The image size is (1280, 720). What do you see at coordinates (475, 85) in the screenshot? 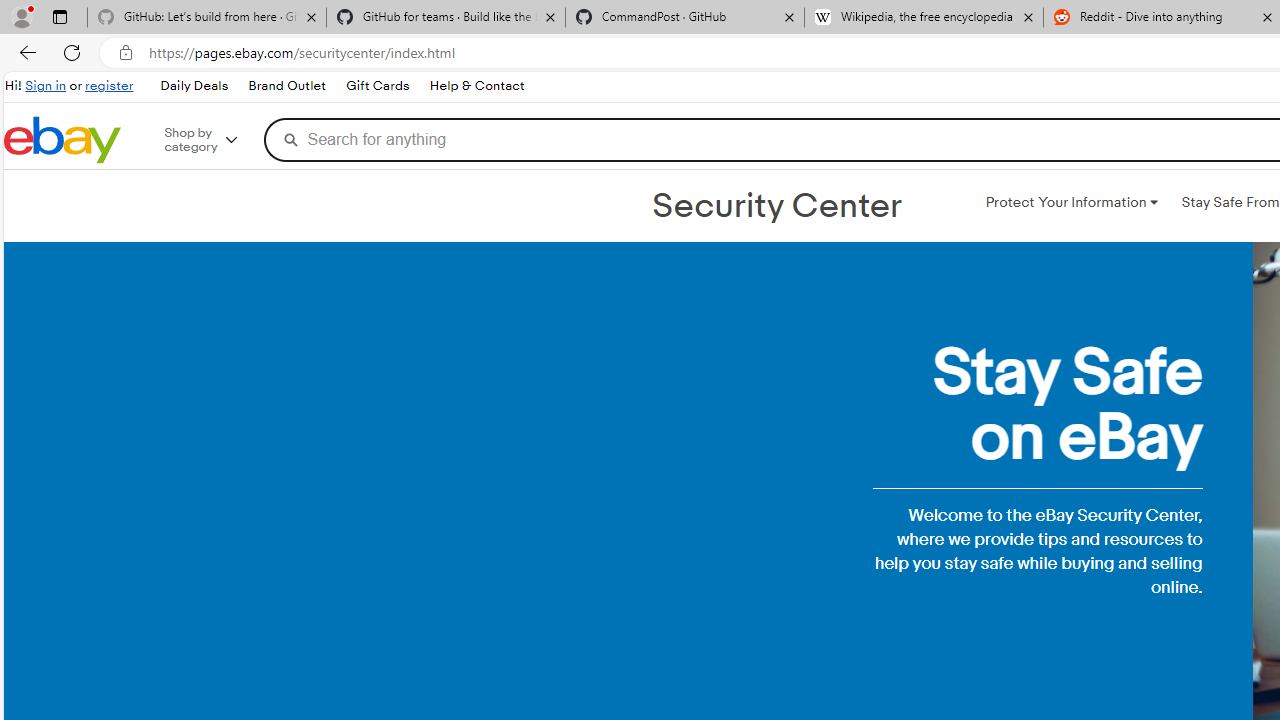
I see `'Help & Contact'` at bounding box center [475, 85].